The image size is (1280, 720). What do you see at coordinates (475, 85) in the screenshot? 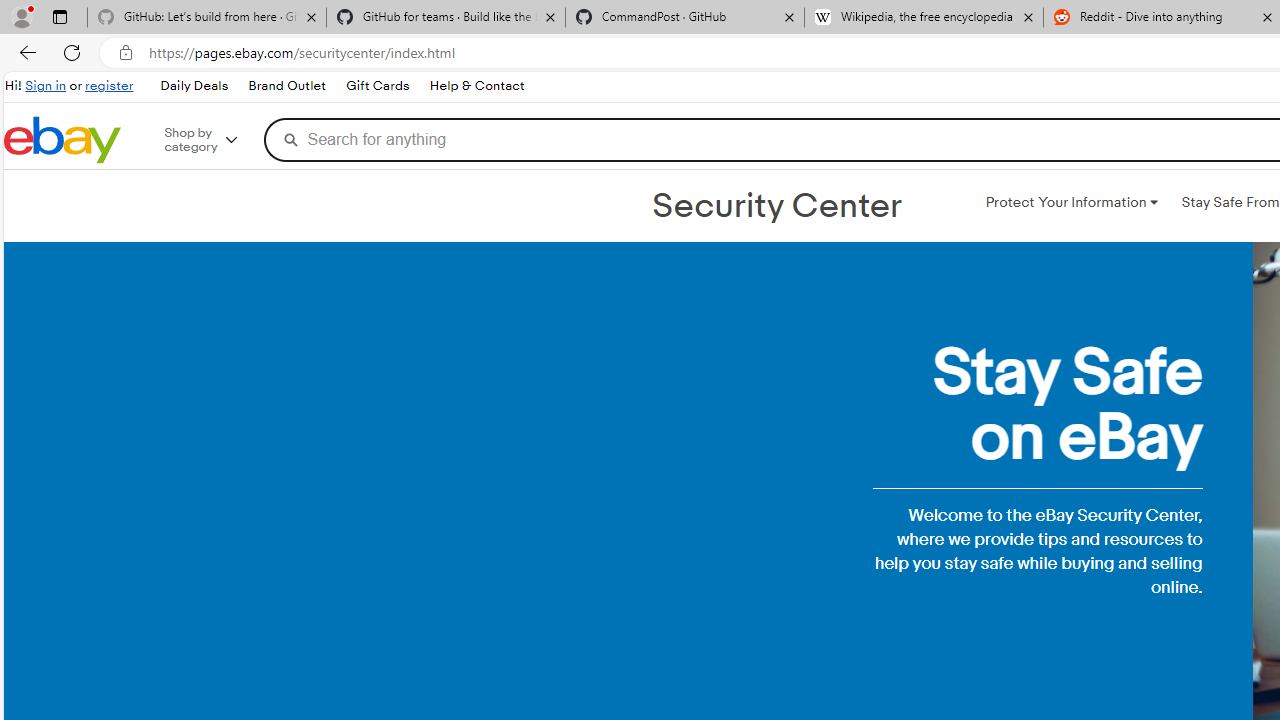
I see `'Help & Contact'` at bounding box center [475, 85].